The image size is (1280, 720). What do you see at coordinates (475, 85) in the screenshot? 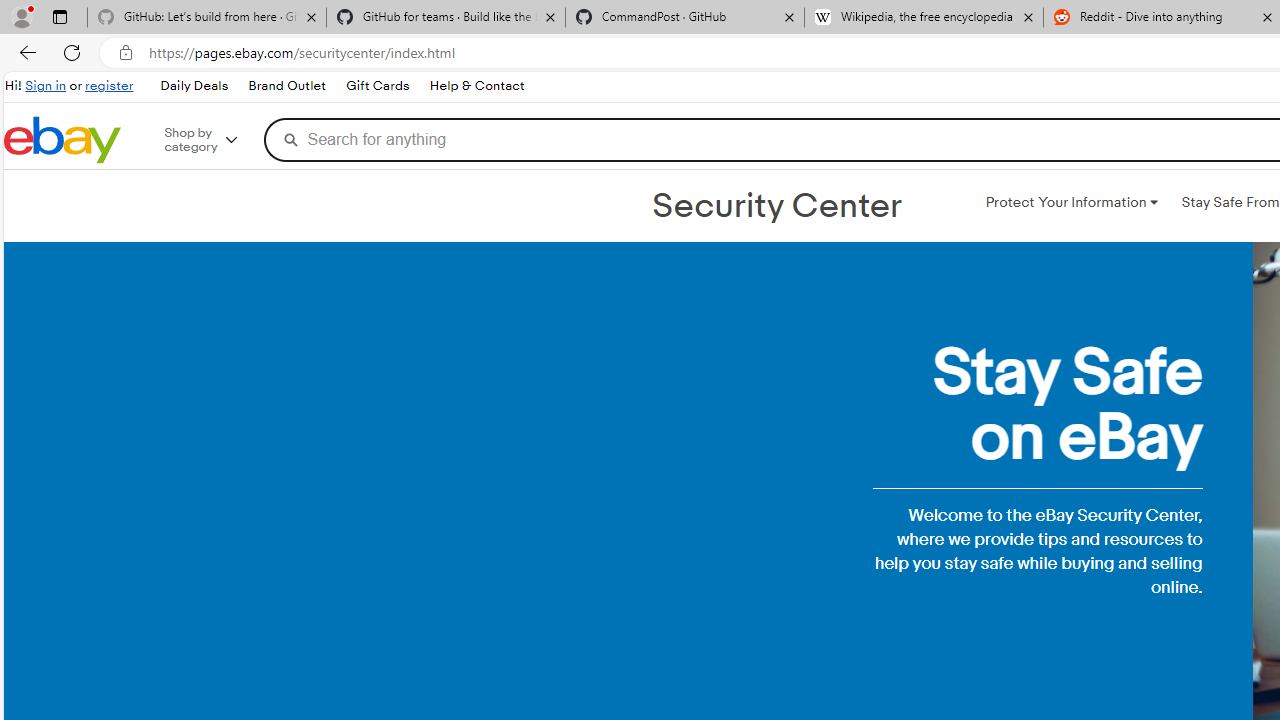
I see `'Help & Contact'` at bounding box center [475, 85].